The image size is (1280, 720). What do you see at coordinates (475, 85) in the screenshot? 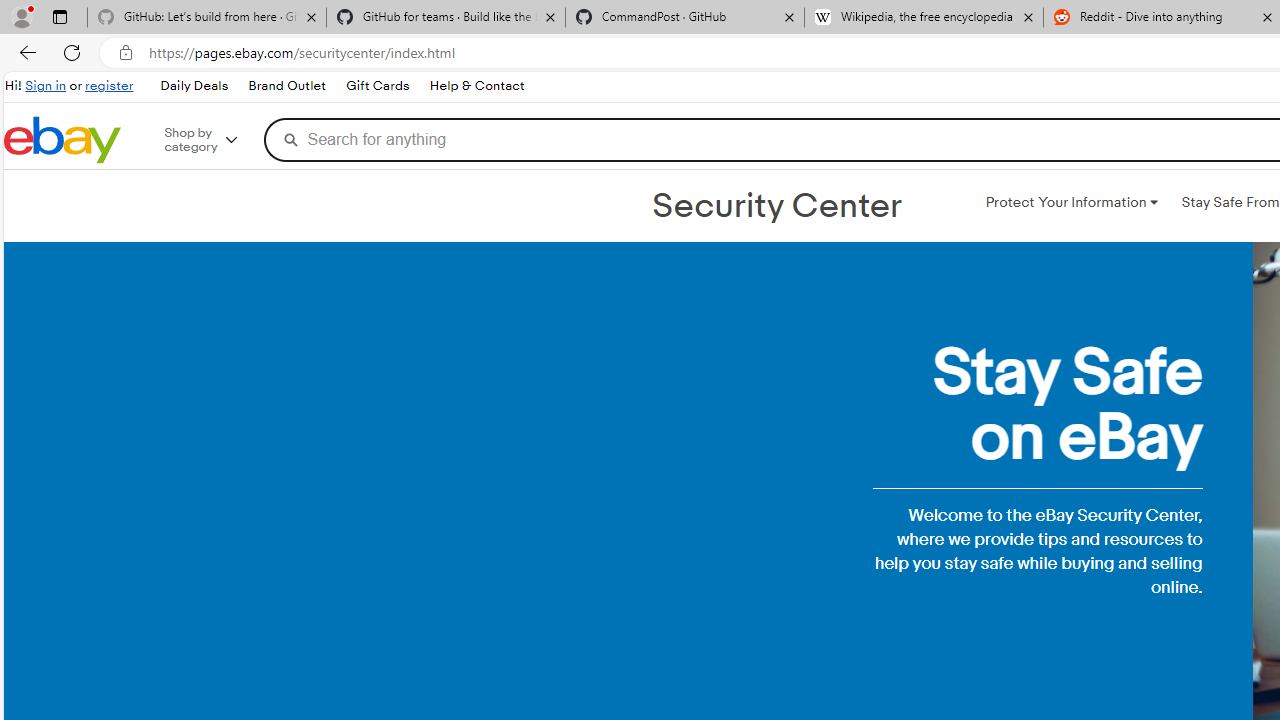
I see `'Help & Contact'` at bounding box center [475, 85].